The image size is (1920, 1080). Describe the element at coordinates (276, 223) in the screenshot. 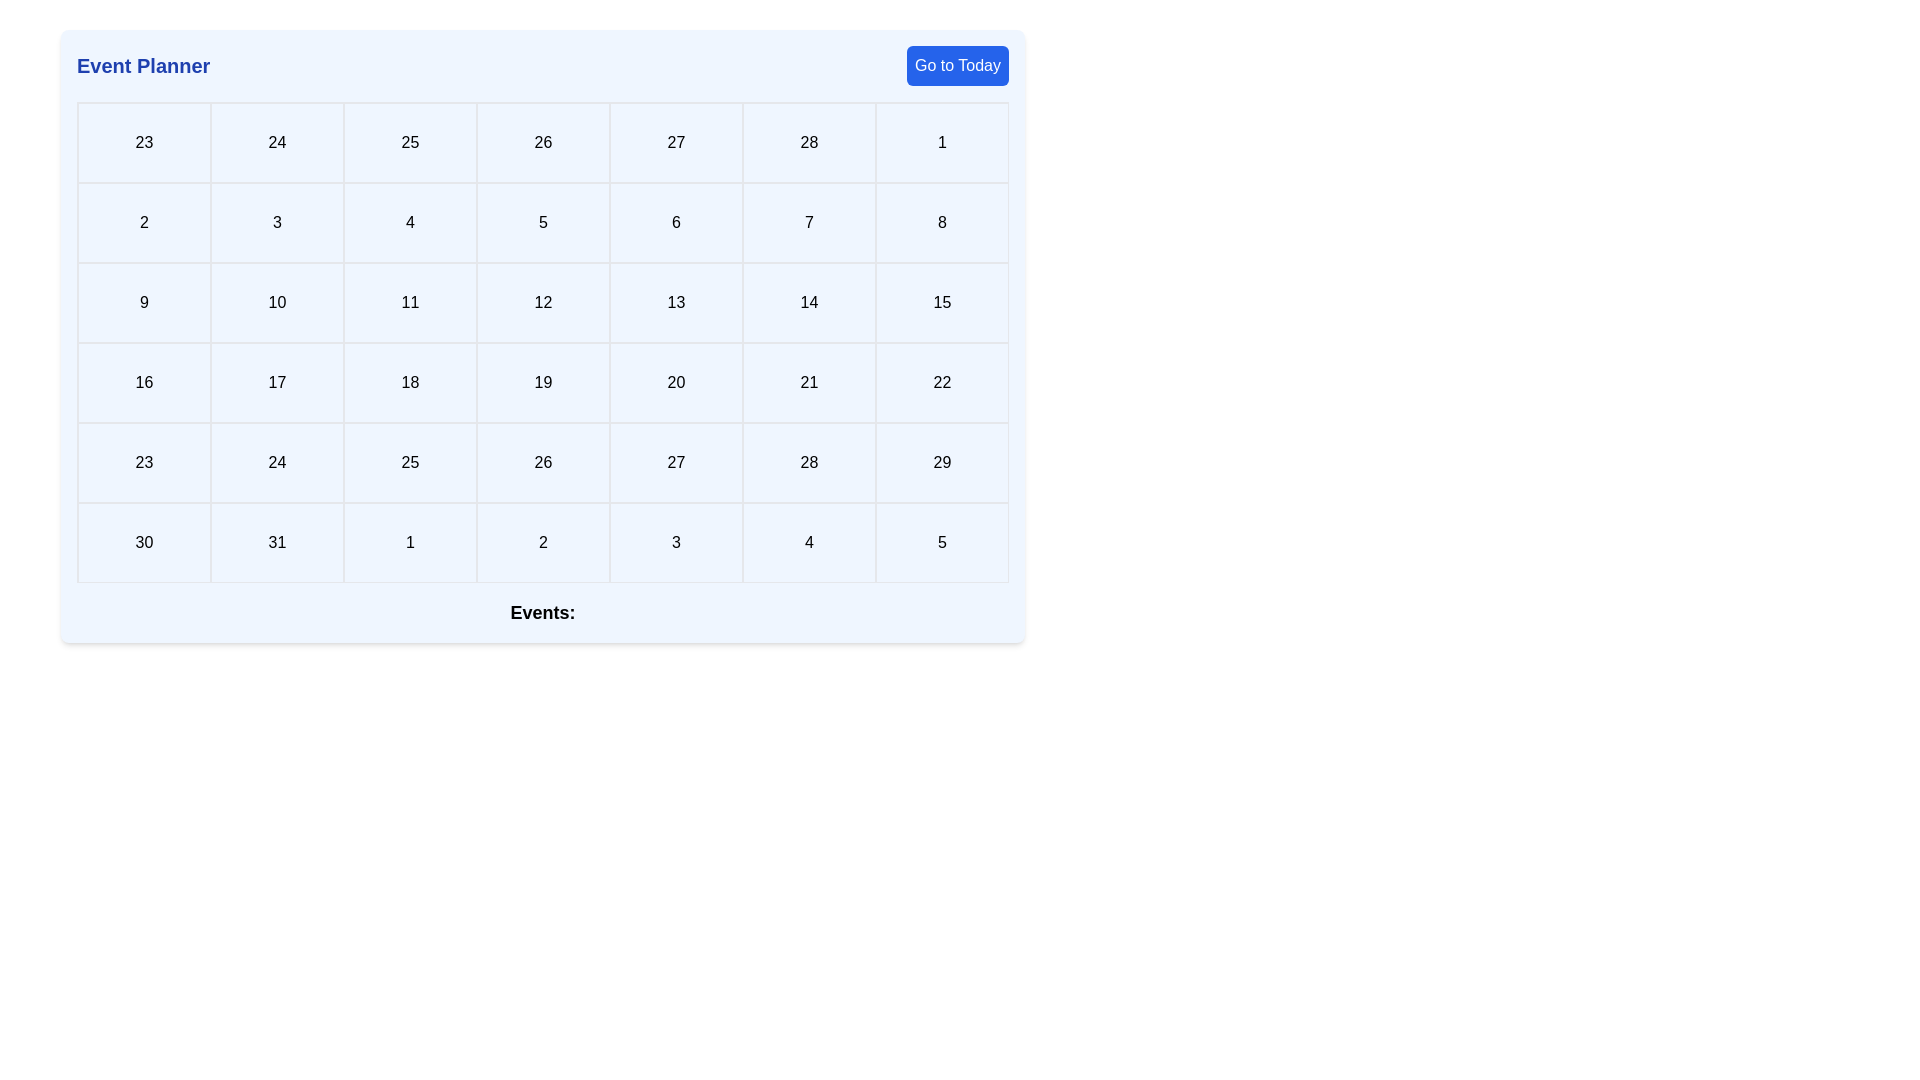

I see `the grid cell containing the number '3', which is in the second row and third column` at that location.